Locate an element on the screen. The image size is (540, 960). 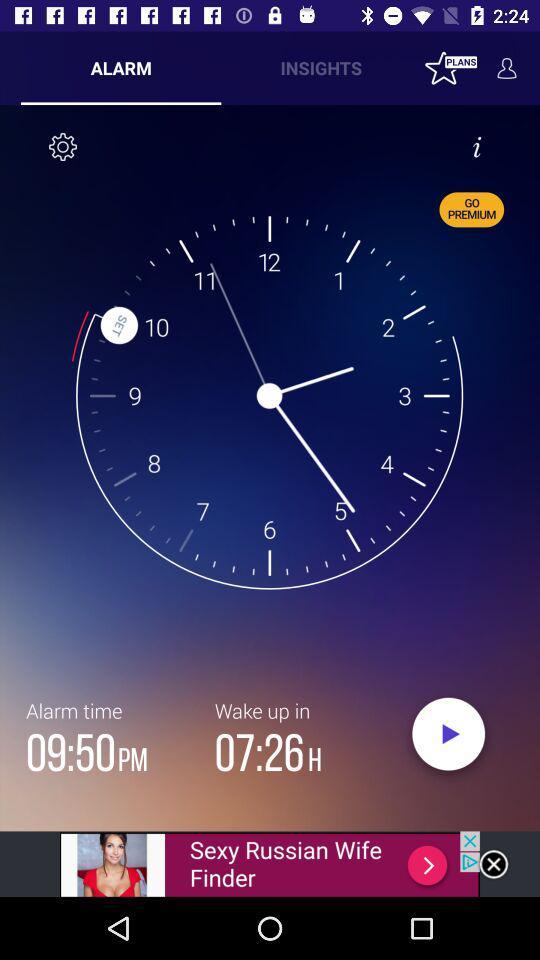
information menu is located at coordinates (475, 145).